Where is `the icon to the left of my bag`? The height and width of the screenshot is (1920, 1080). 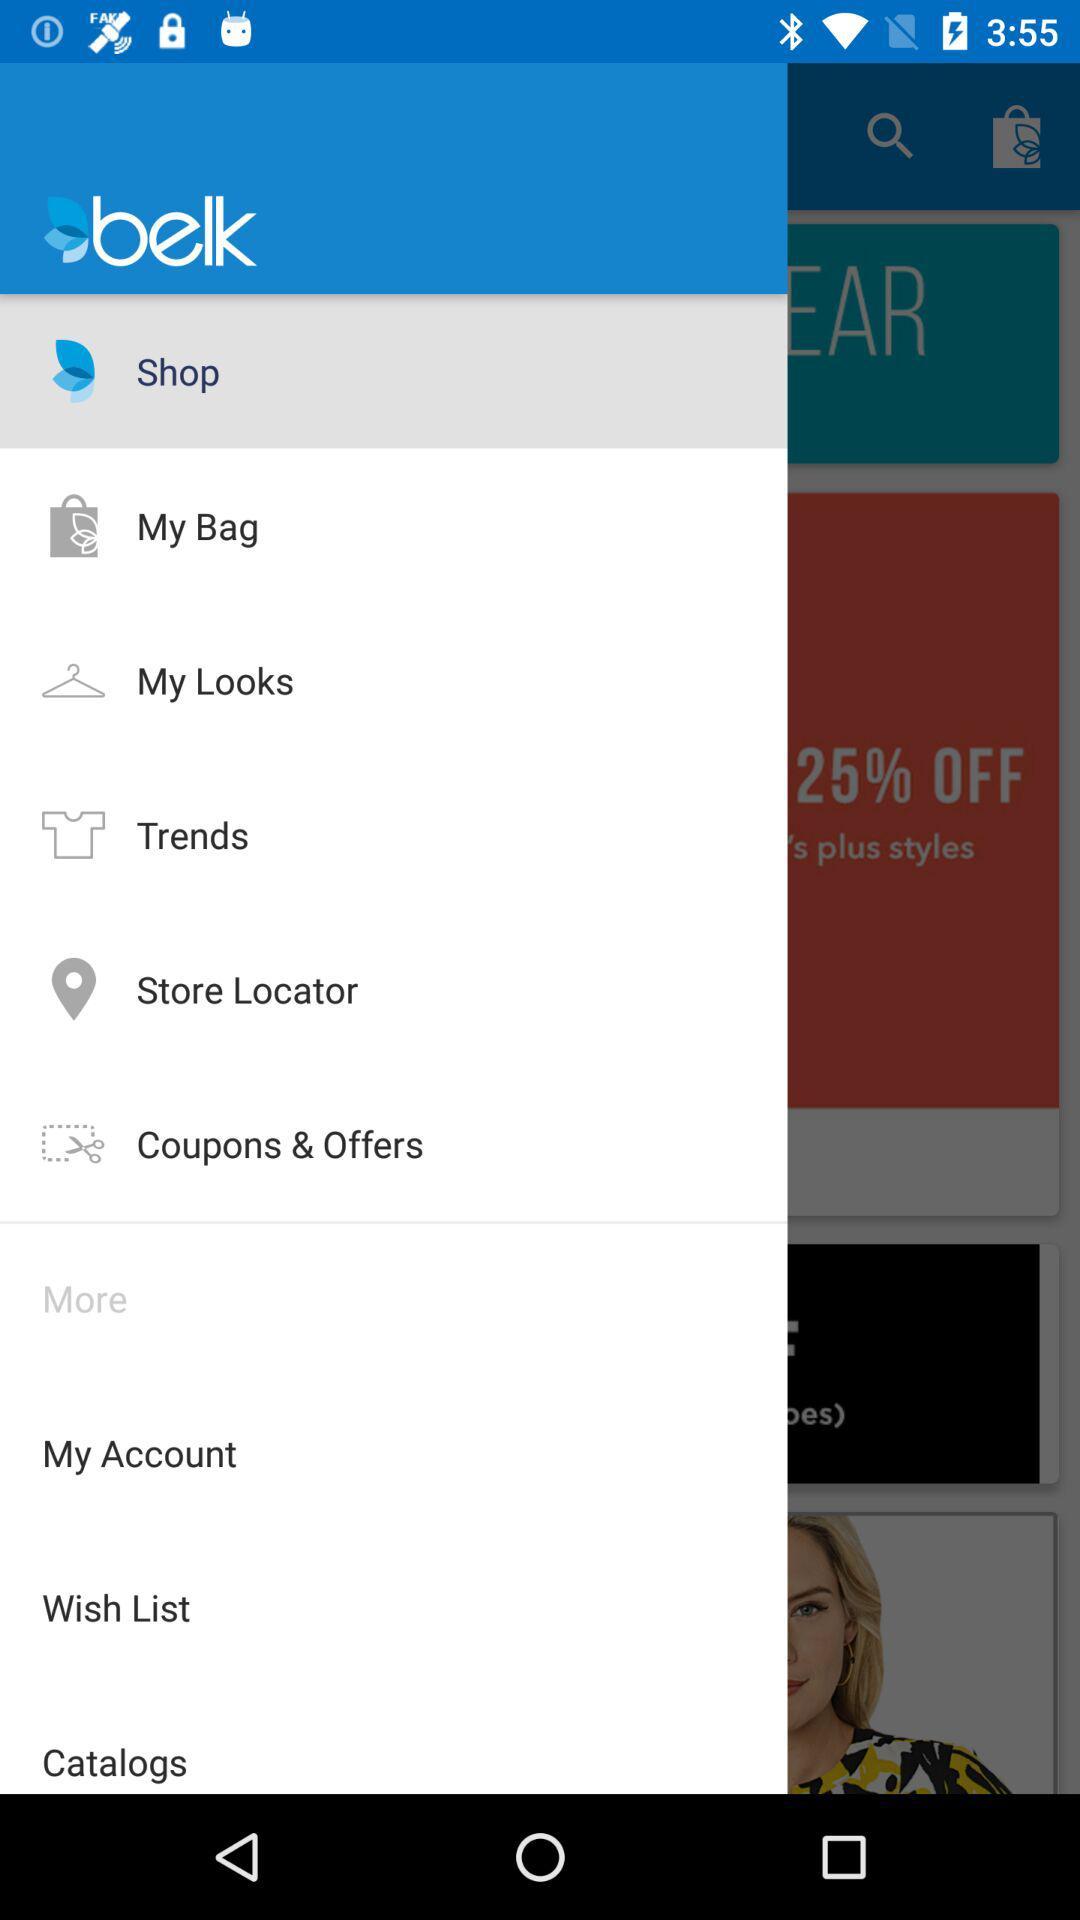
the icon to the left of my bag is located at coordinates (72, 525).